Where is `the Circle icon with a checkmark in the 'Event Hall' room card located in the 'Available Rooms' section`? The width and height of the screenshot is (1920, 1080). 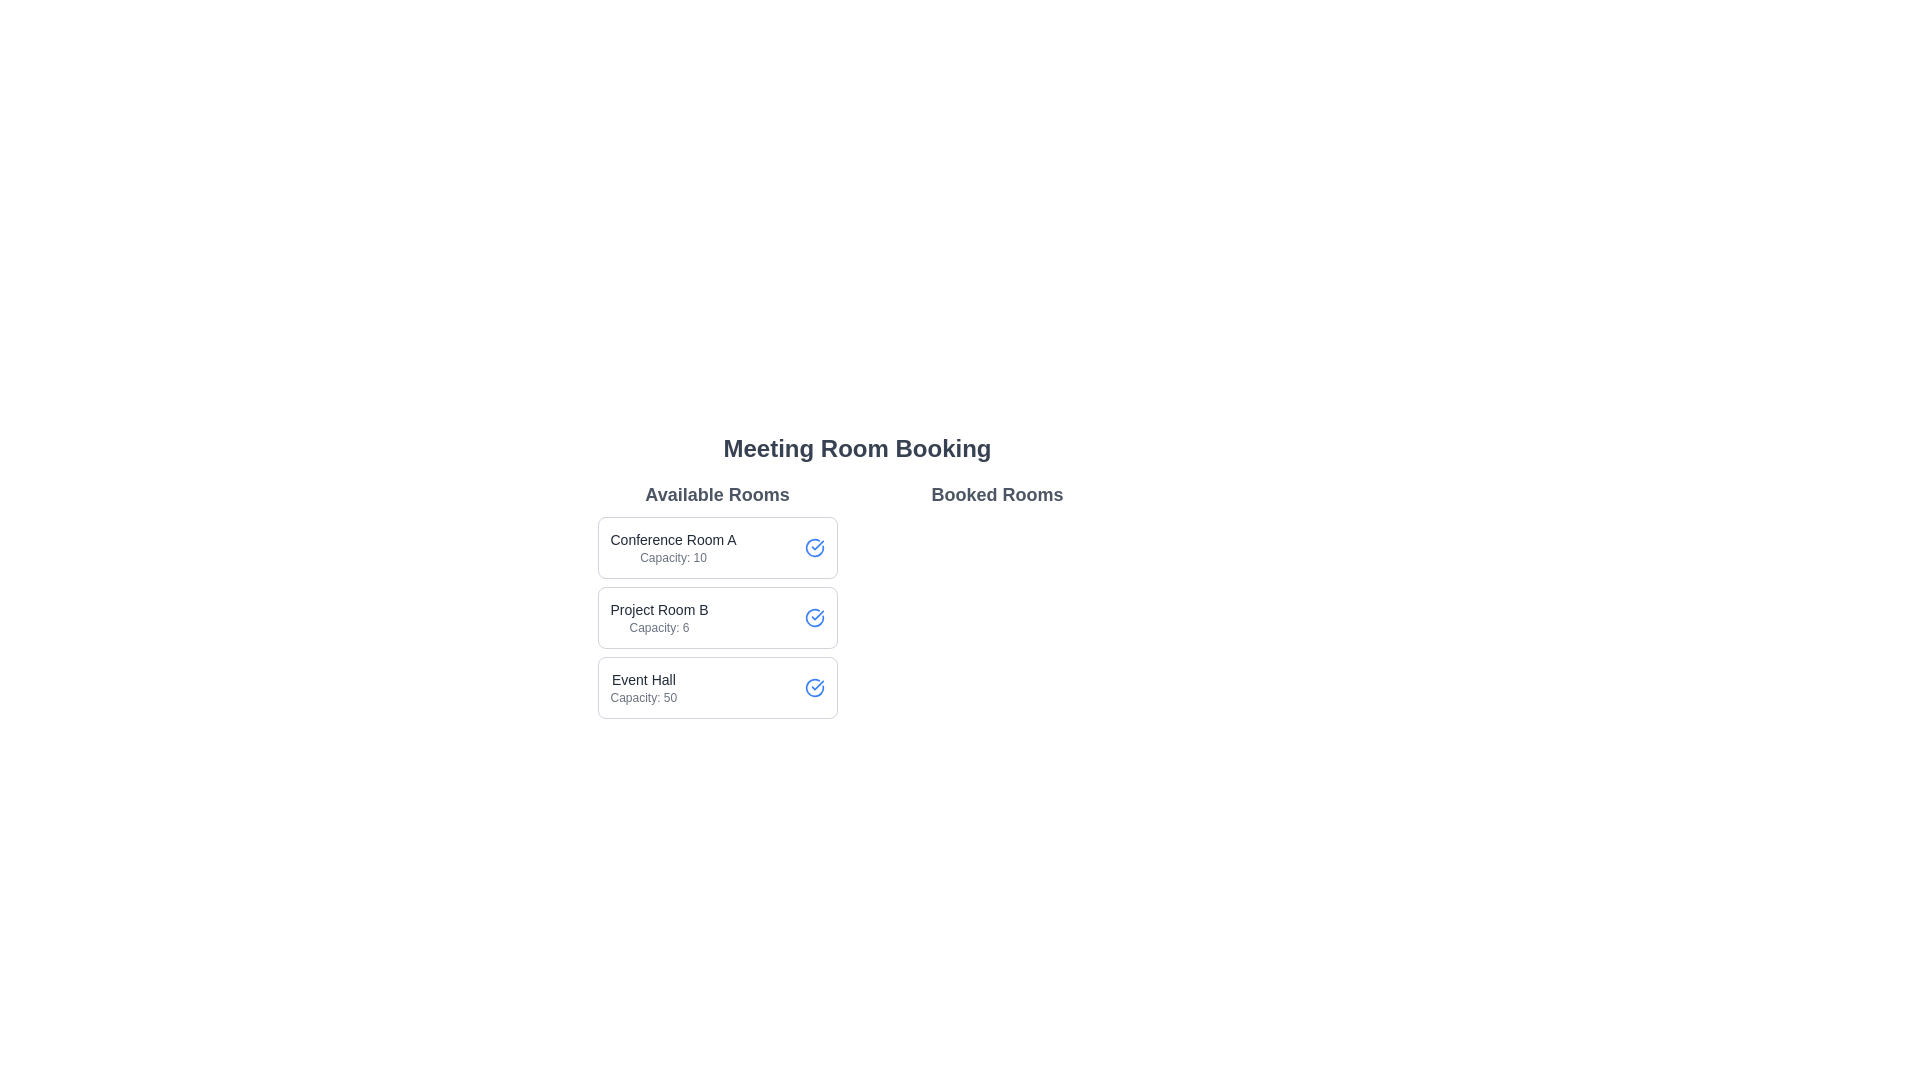 the Circle icon with a checkmark in the 'Event Hall' room card located in the 'Available Rooms' section is located at coordinates (814, 686).